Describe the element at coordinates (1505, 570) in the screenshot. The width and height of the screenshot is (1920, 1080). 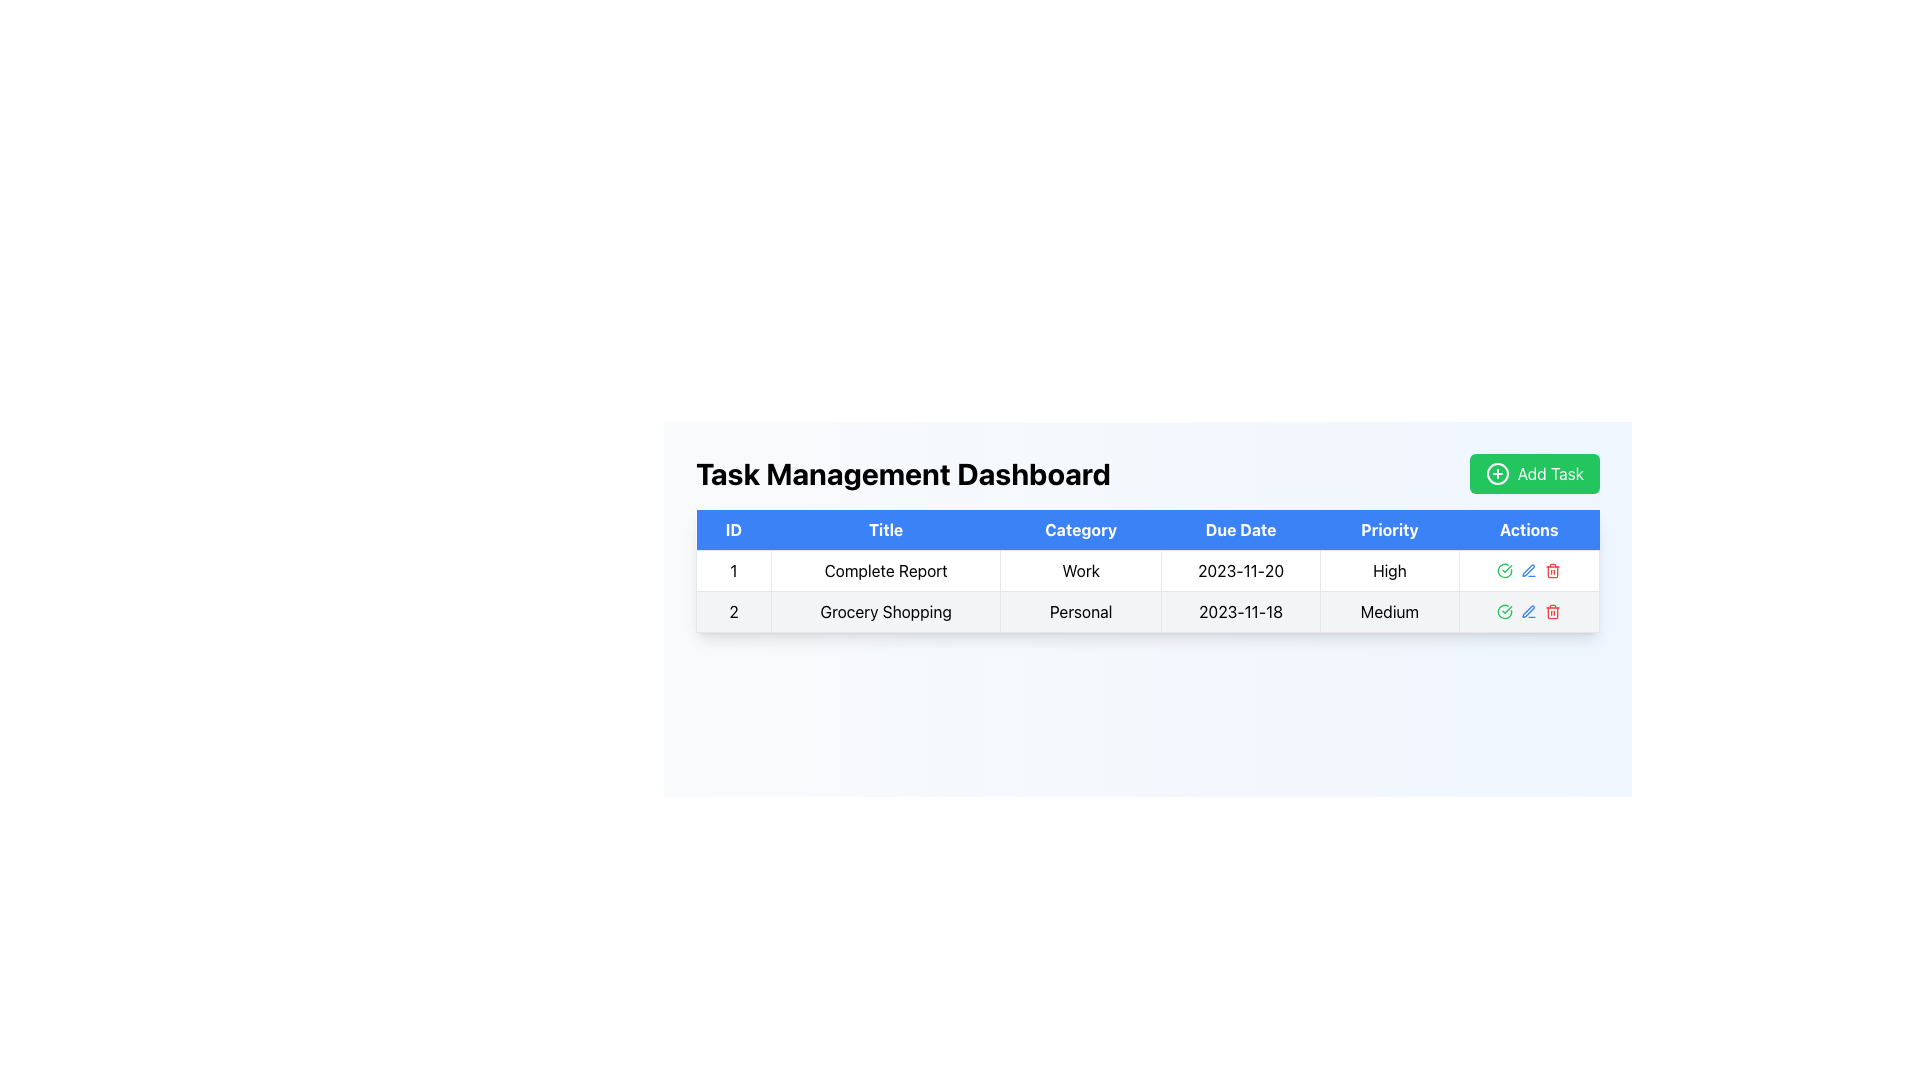
I see `the second interactive icon in the 'Actions' column of the table to observe the hover effect` at that location.